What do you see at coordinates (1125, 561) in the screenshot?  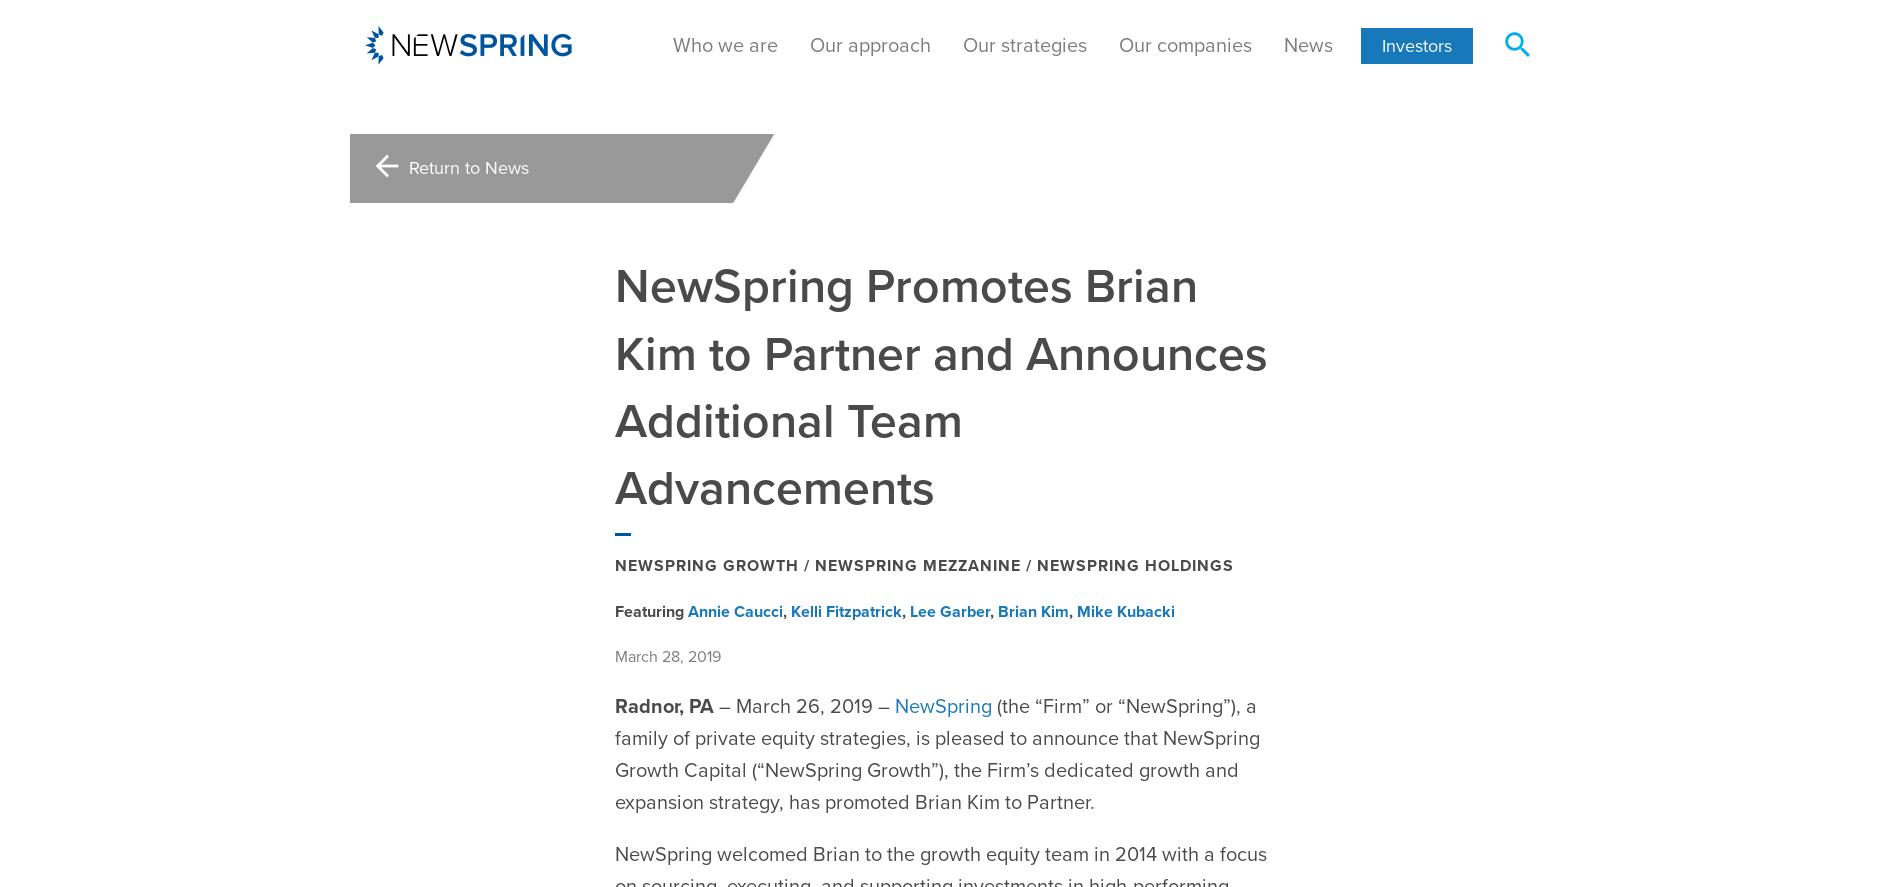 I see `'Mike Kubacki'` at bounding box center [1125, 561].